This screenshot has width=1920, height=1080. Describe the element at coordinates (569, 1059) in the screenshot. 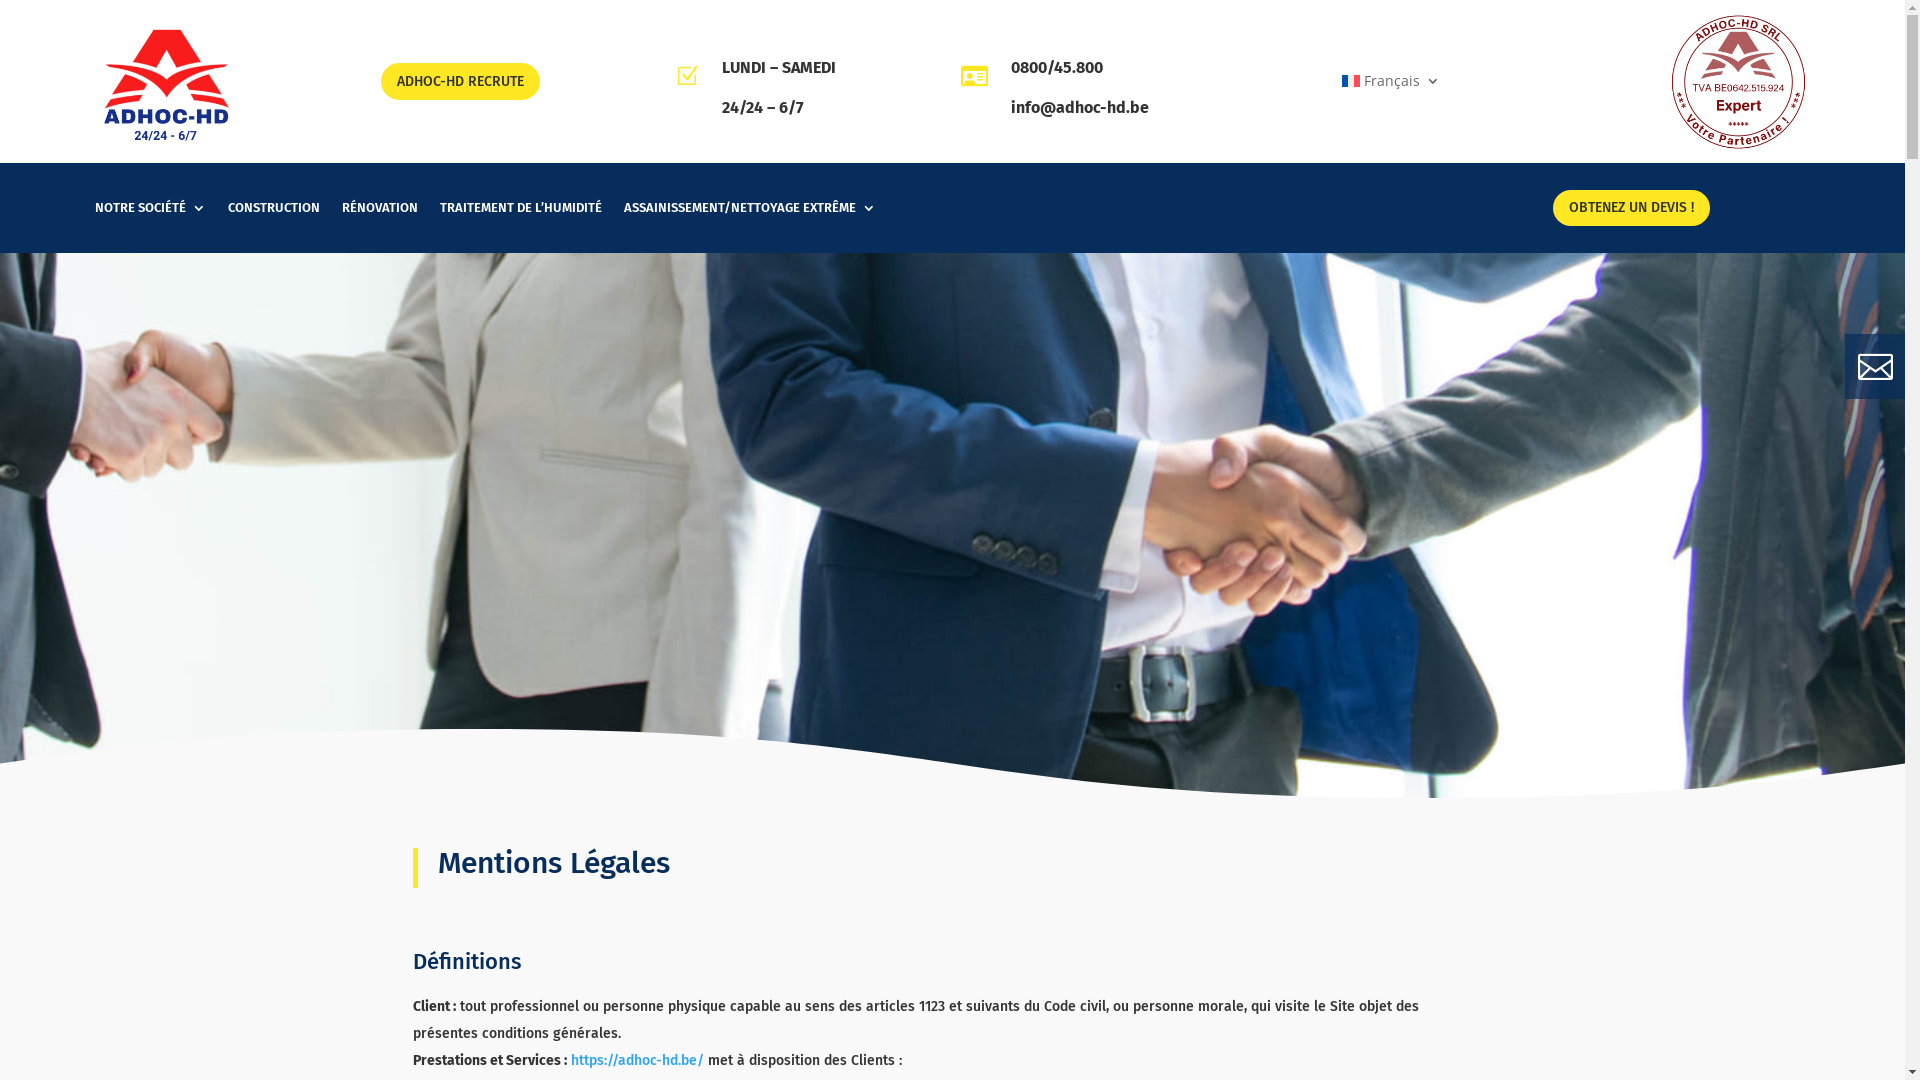

I see `'https://adhoc-hd.be/'` at that location.